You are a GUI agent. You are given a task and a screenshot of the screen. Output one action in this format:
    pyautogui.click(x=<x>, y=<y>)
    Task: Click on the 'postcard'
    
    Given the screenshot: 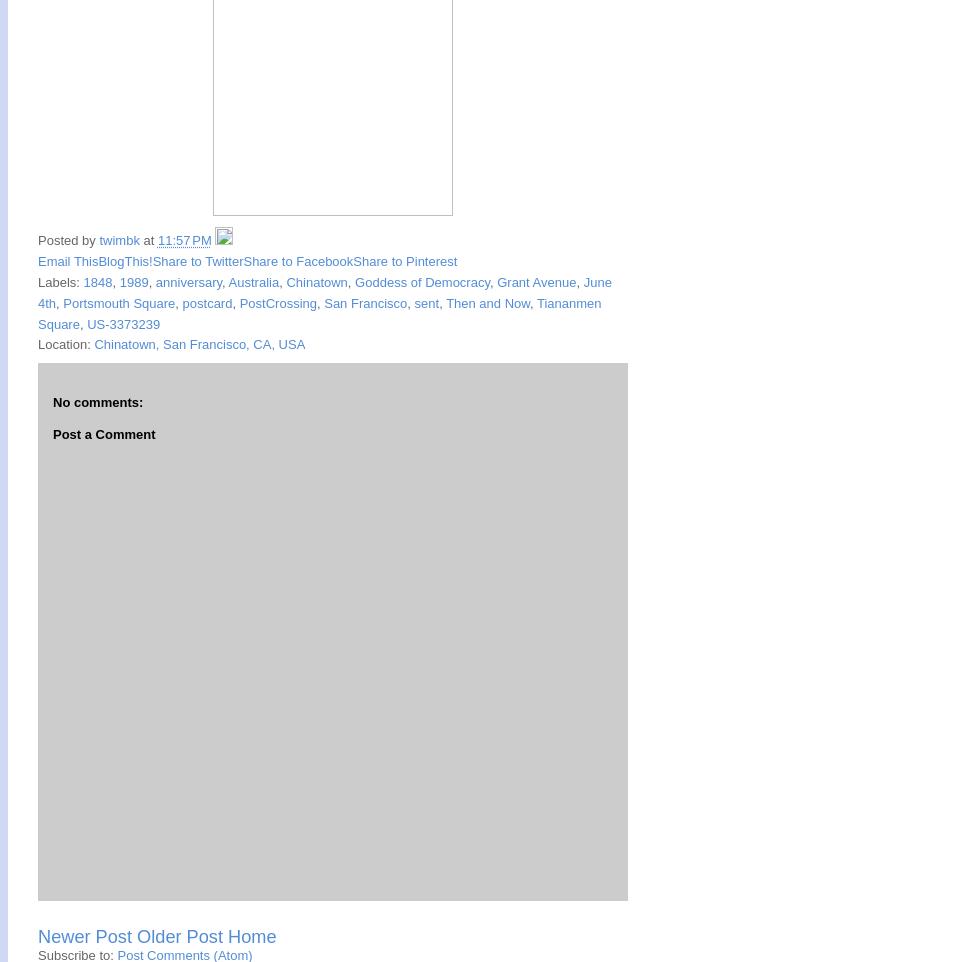 What is the action you would take?
    pyautogui.click(x=205, y=301)
    